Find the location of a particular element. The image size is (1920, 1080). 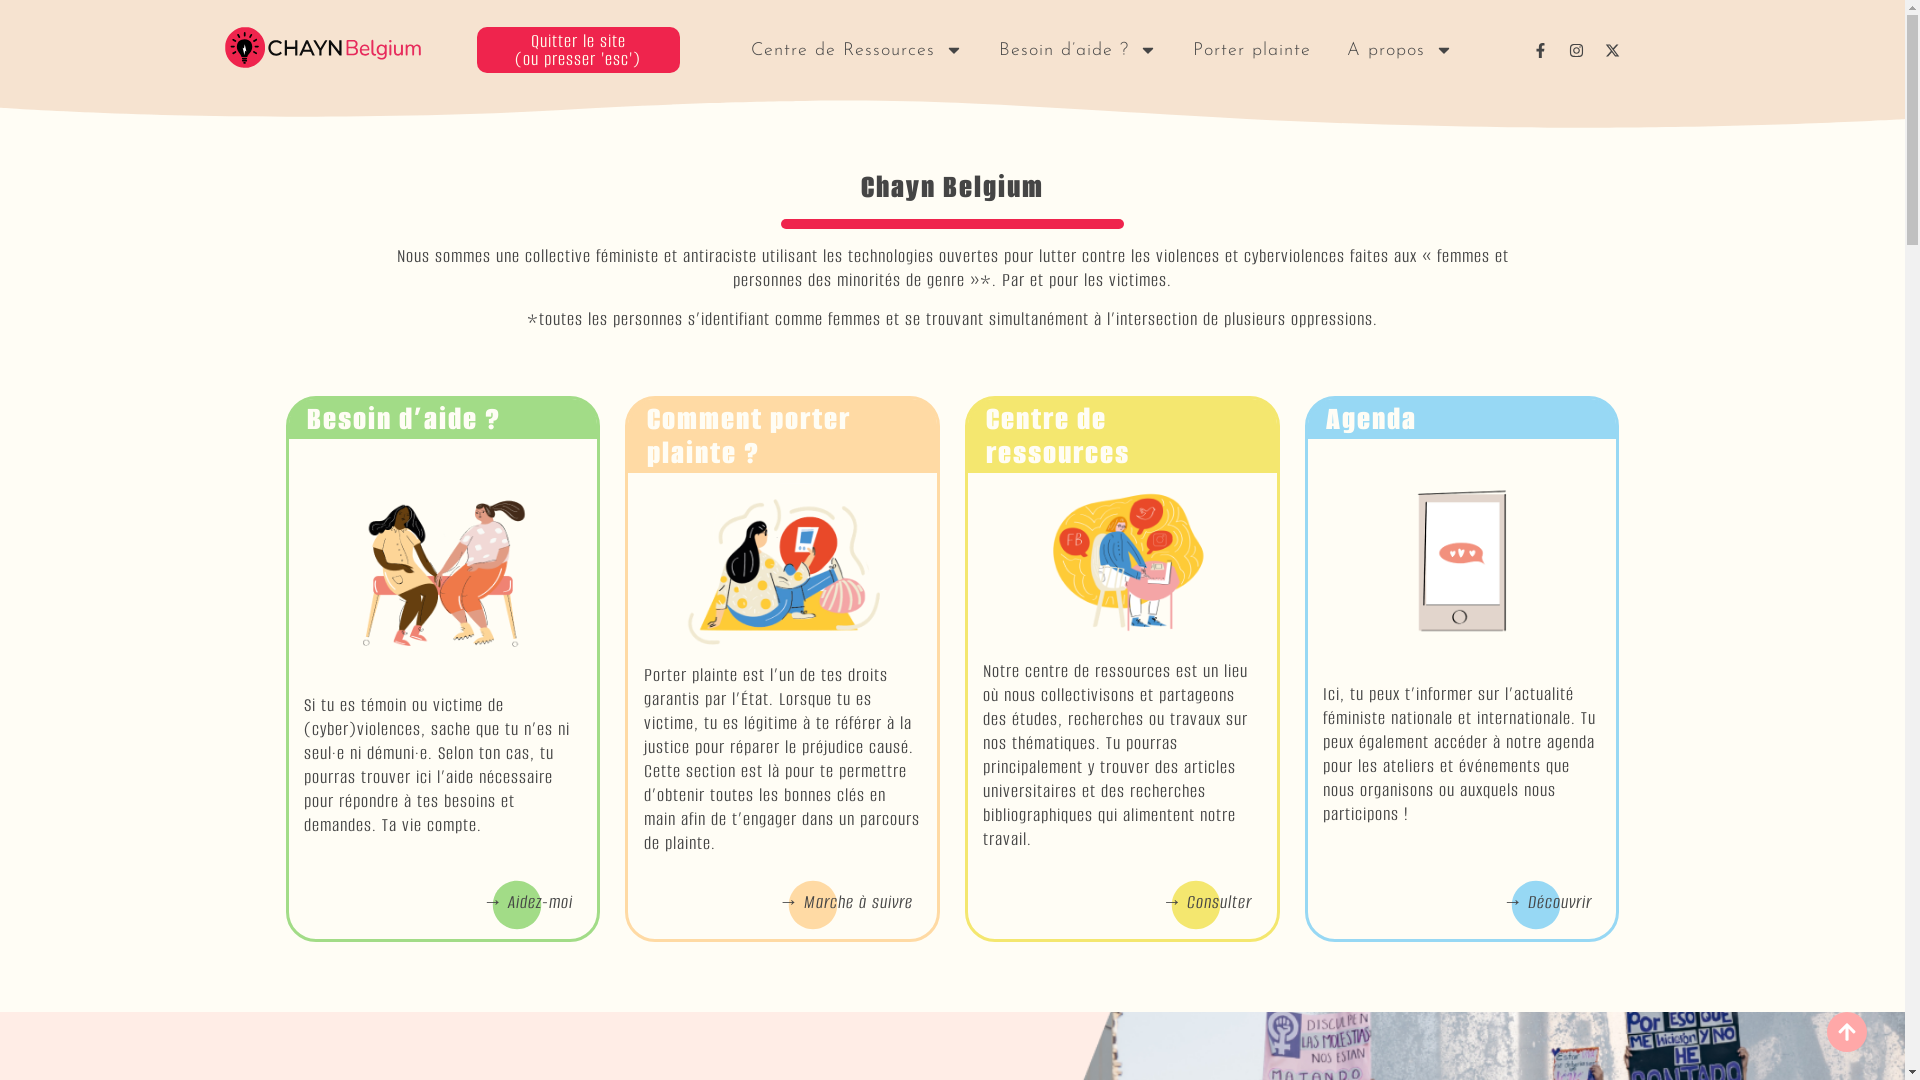

'Centre de ressources' is located at coordinates (1056, 434).